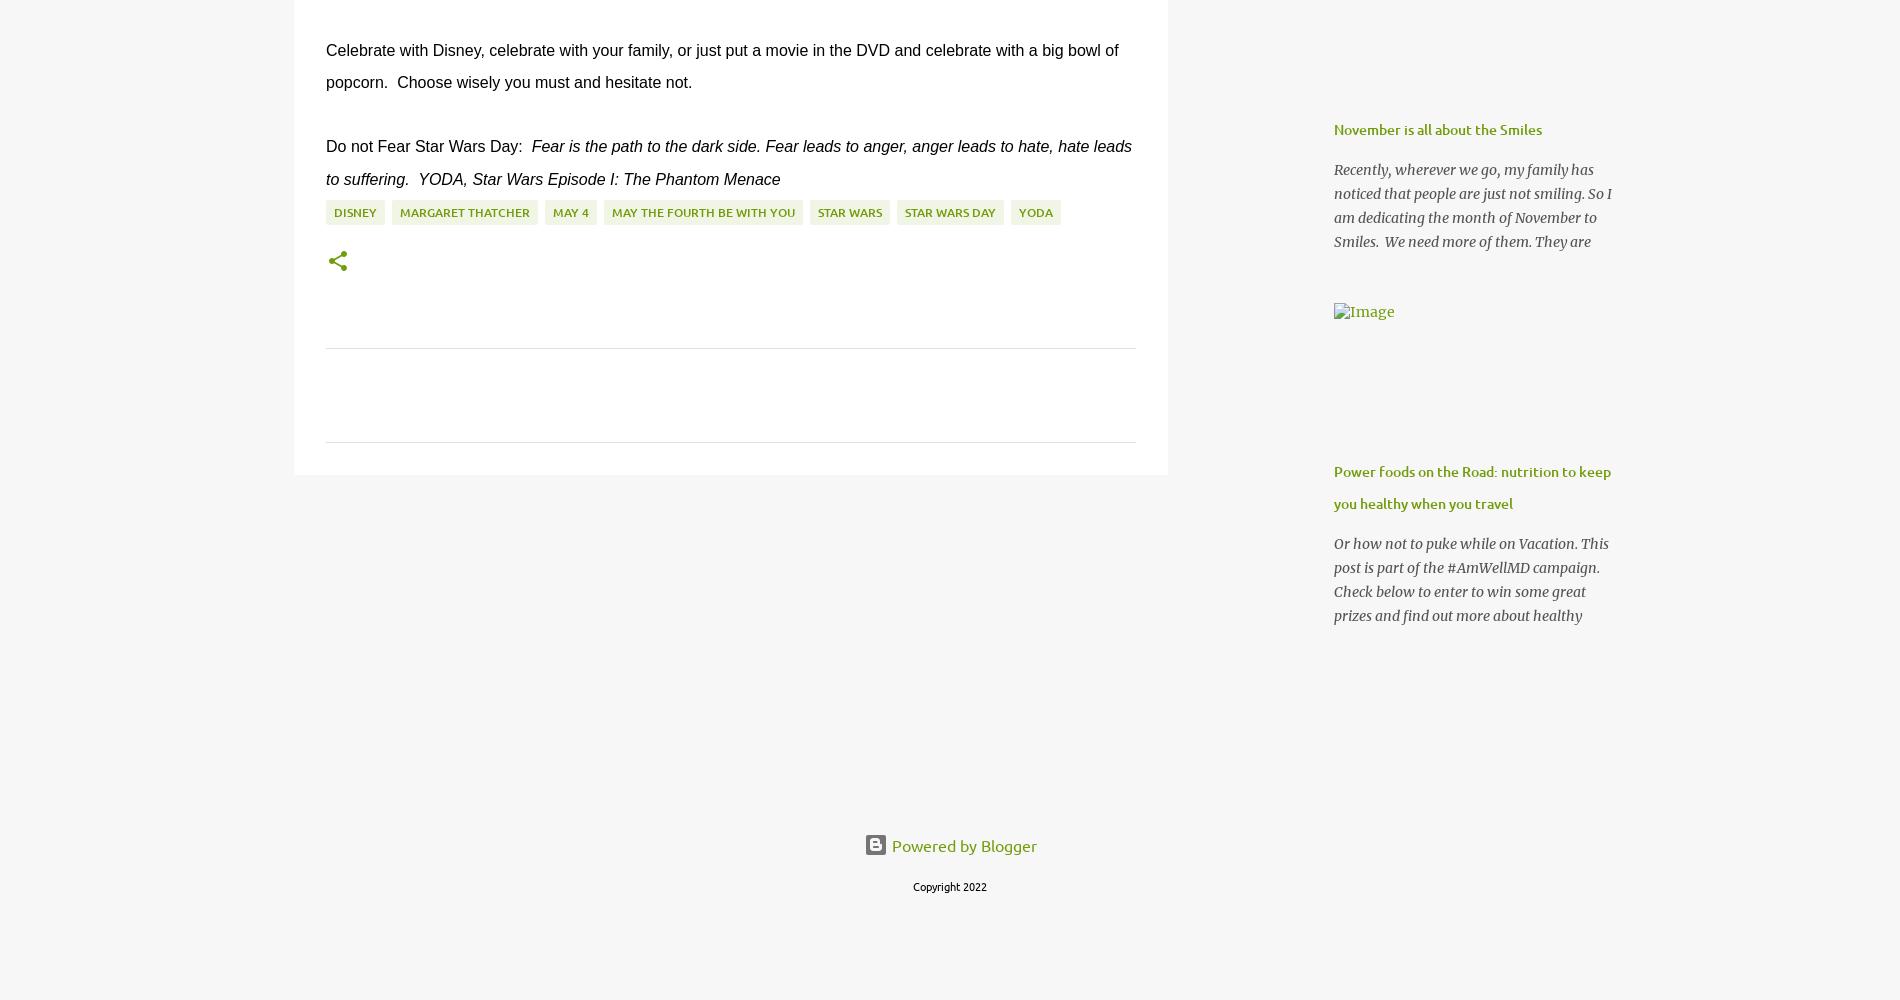 This screenshot has height=1000, width=1900. I want to click on 'November is all about the Smiles', so click(1437, 129).